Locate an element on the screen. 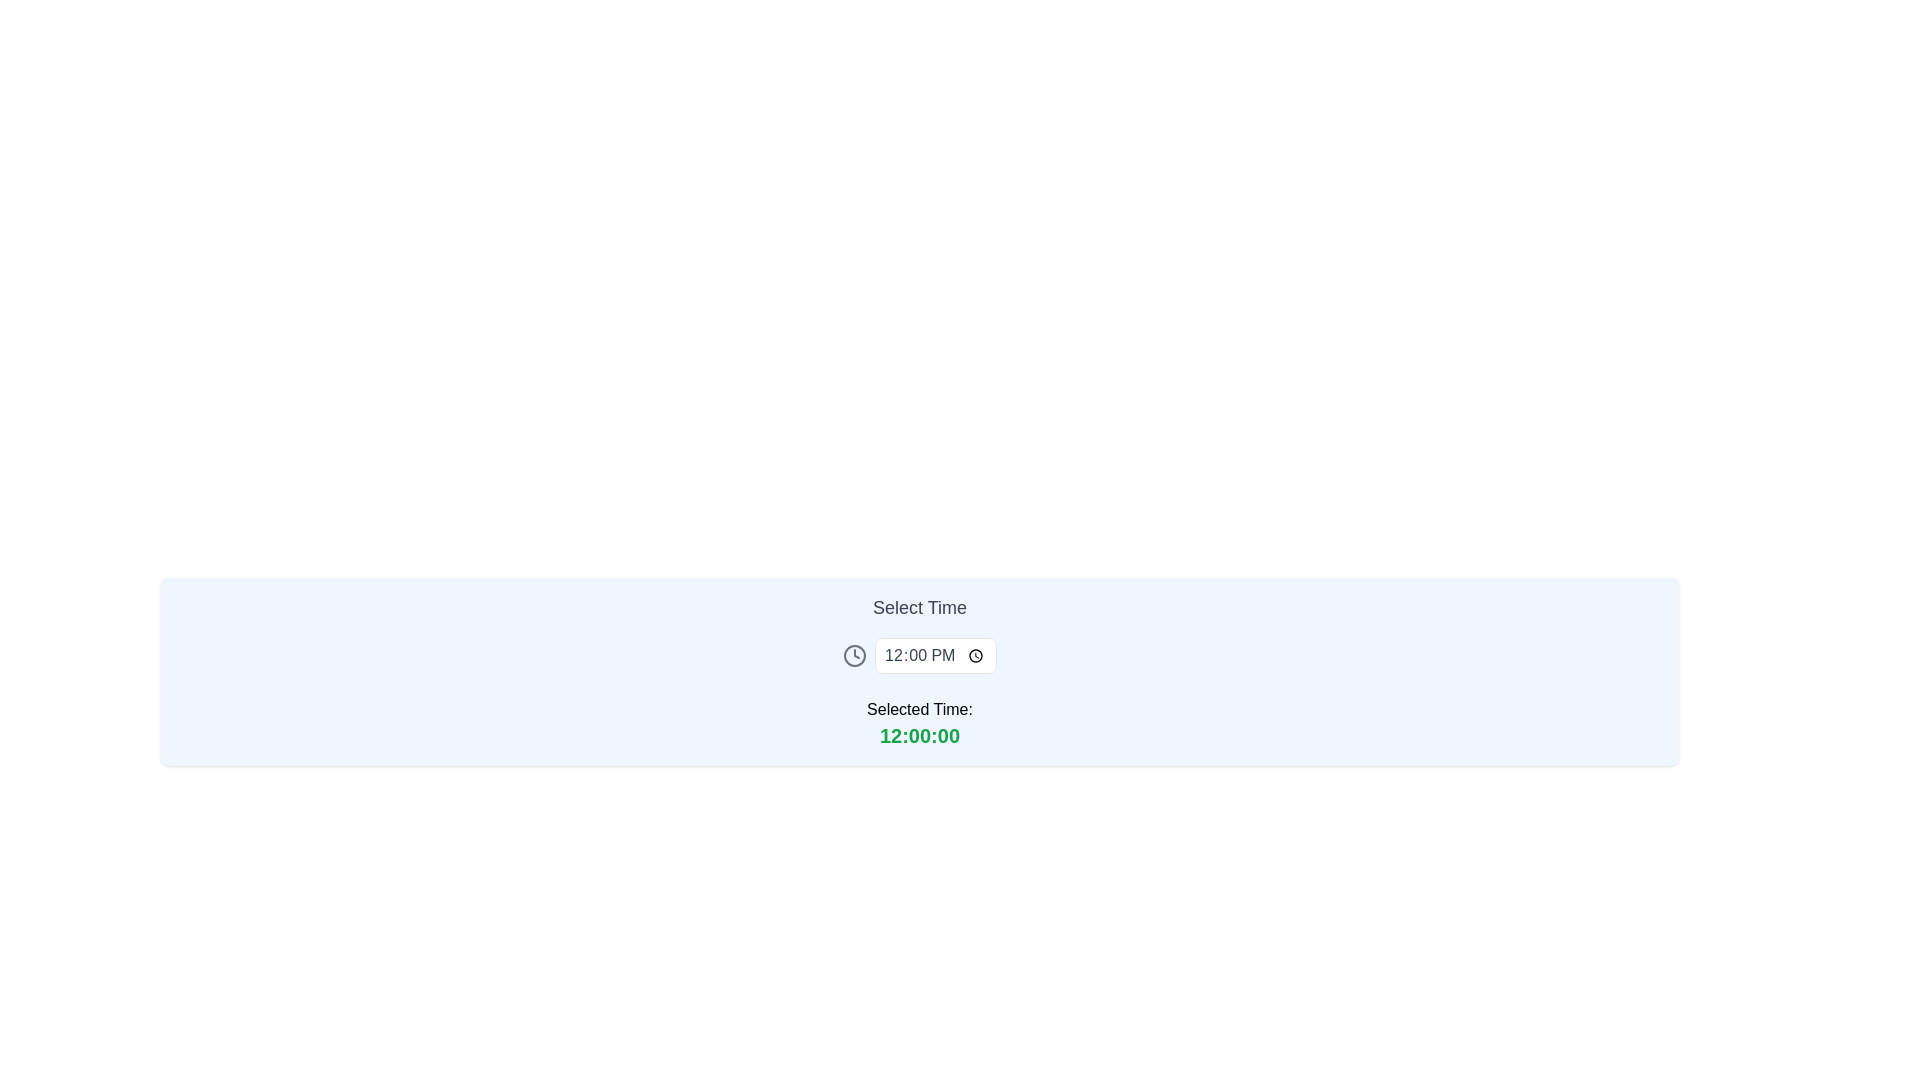  the bordered rectangular Time input field displaying '12:00 PM' is located at coordinates (935, 655).